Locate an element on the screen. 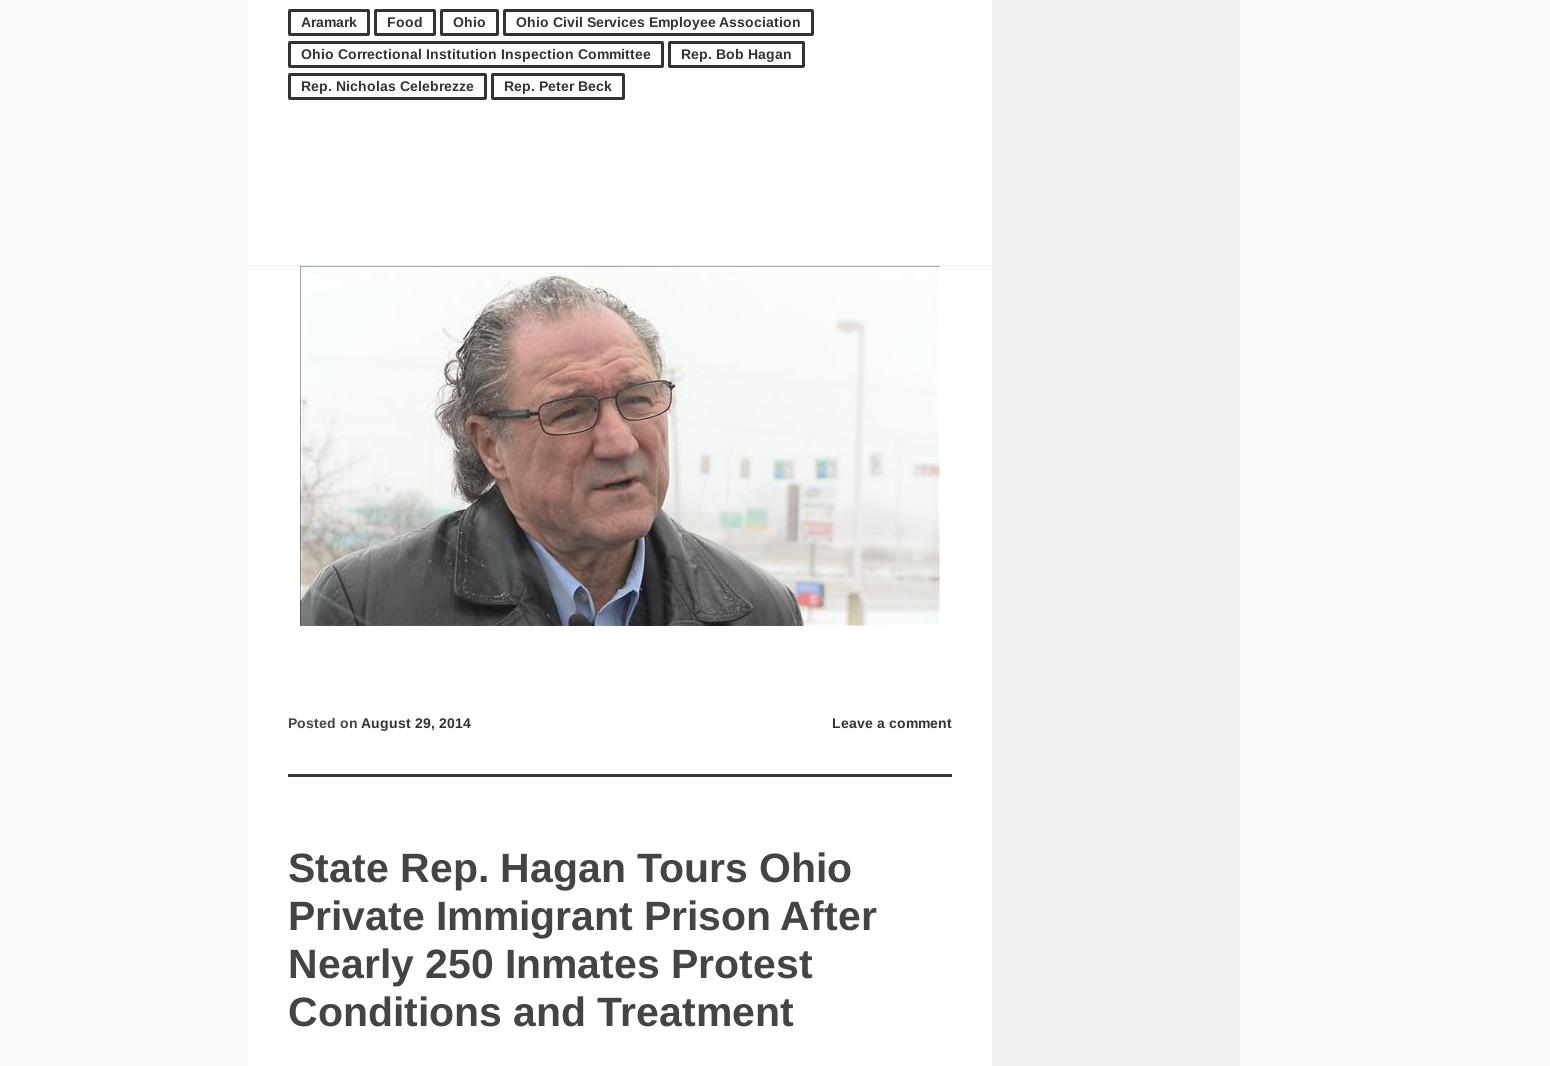  'Posted on' is located at coordinates (323, 721).